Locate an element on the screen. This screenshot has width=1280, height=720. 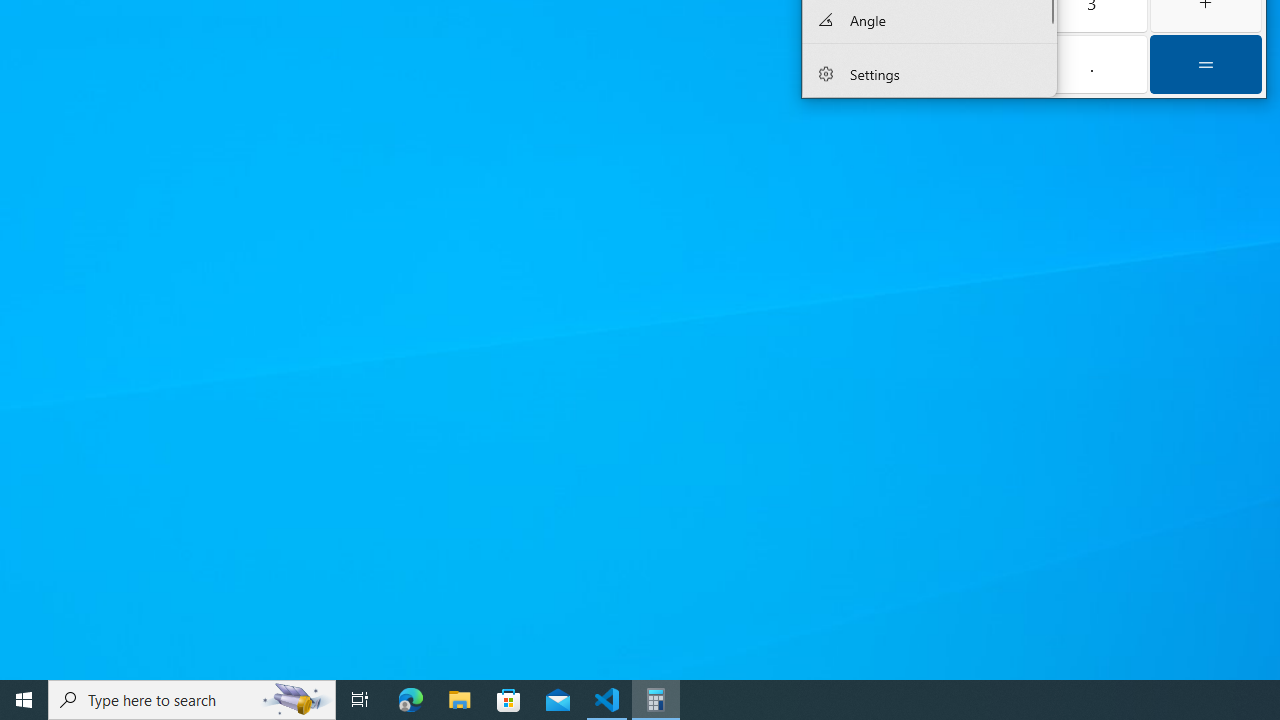
'Calculator - 1 running window' is located at coordinates (656, 698).